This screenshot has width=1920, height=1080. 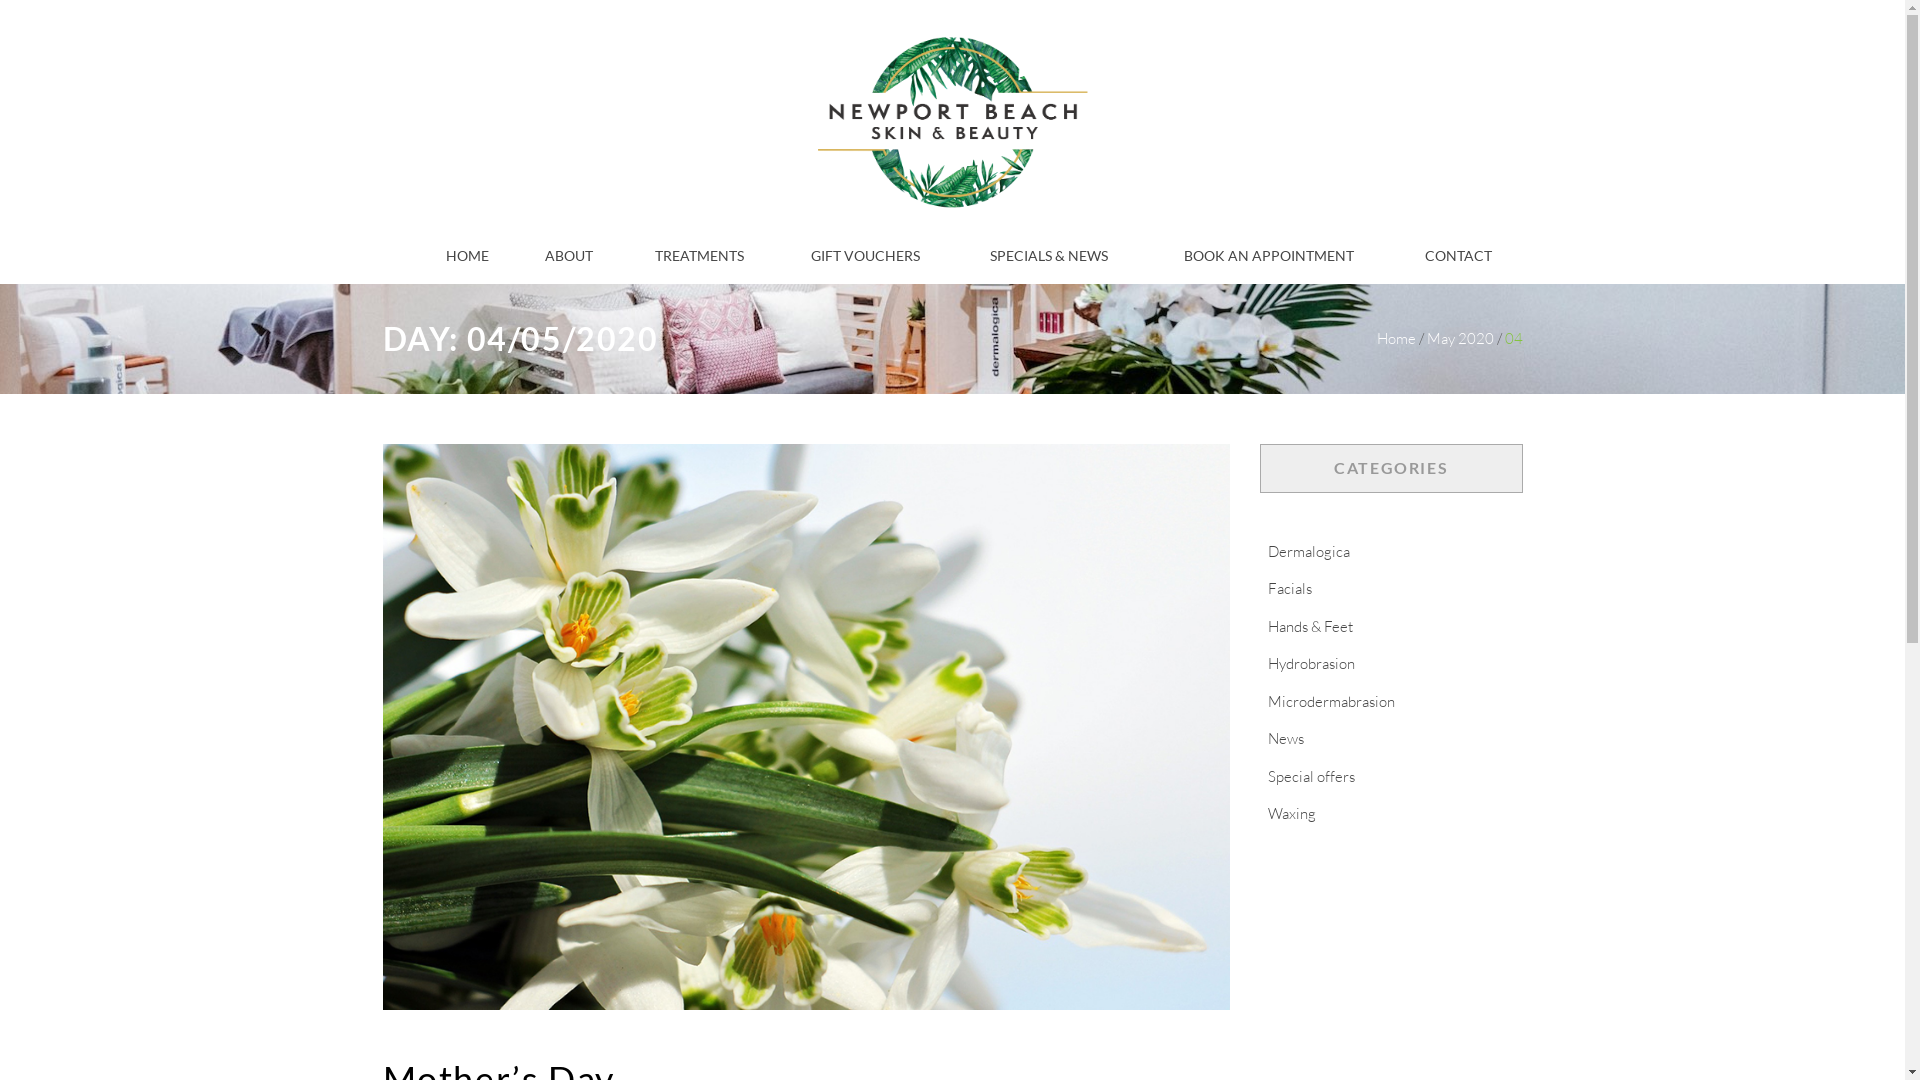 What do you see at coordinates (1258, 625) in the screenshot?
I see `'Hands & Feet'` at bounding box center [1258, 625].